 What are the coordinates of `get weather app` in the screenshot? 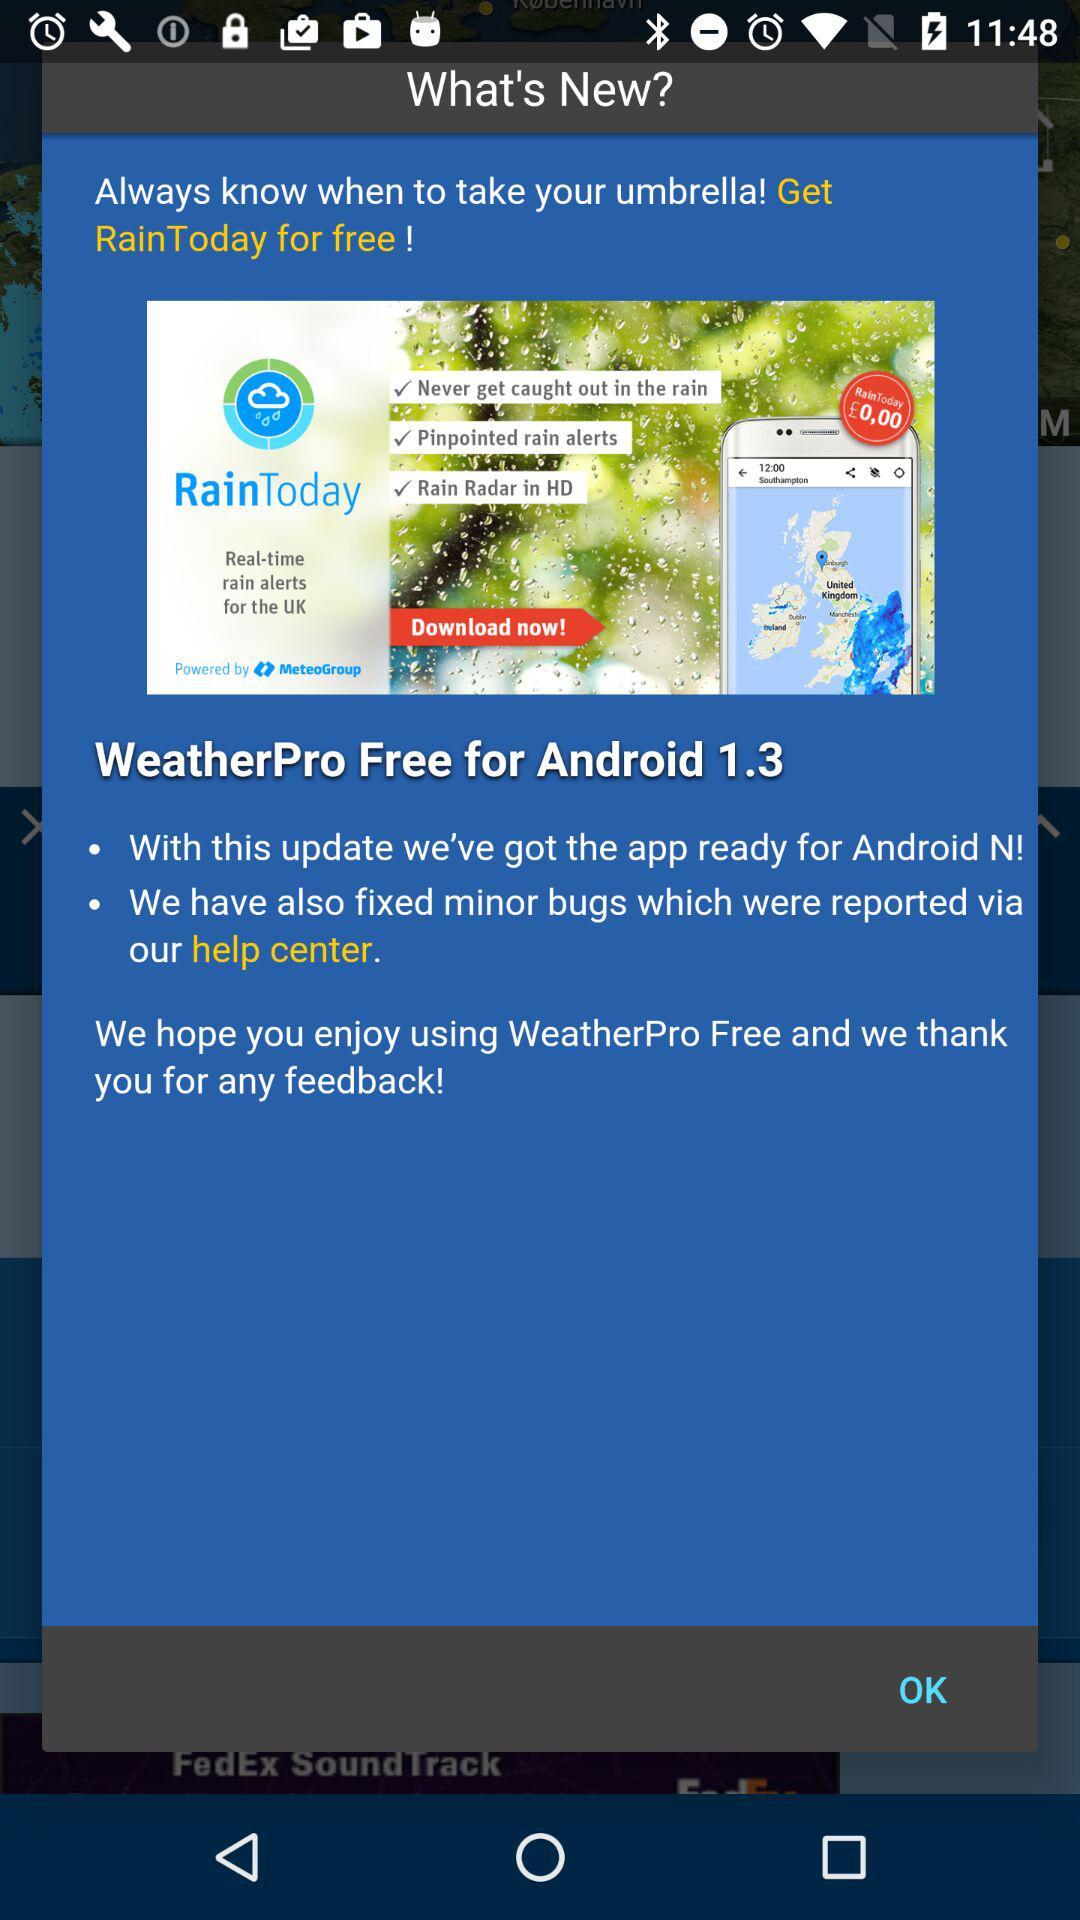 It's located at (540, 879).